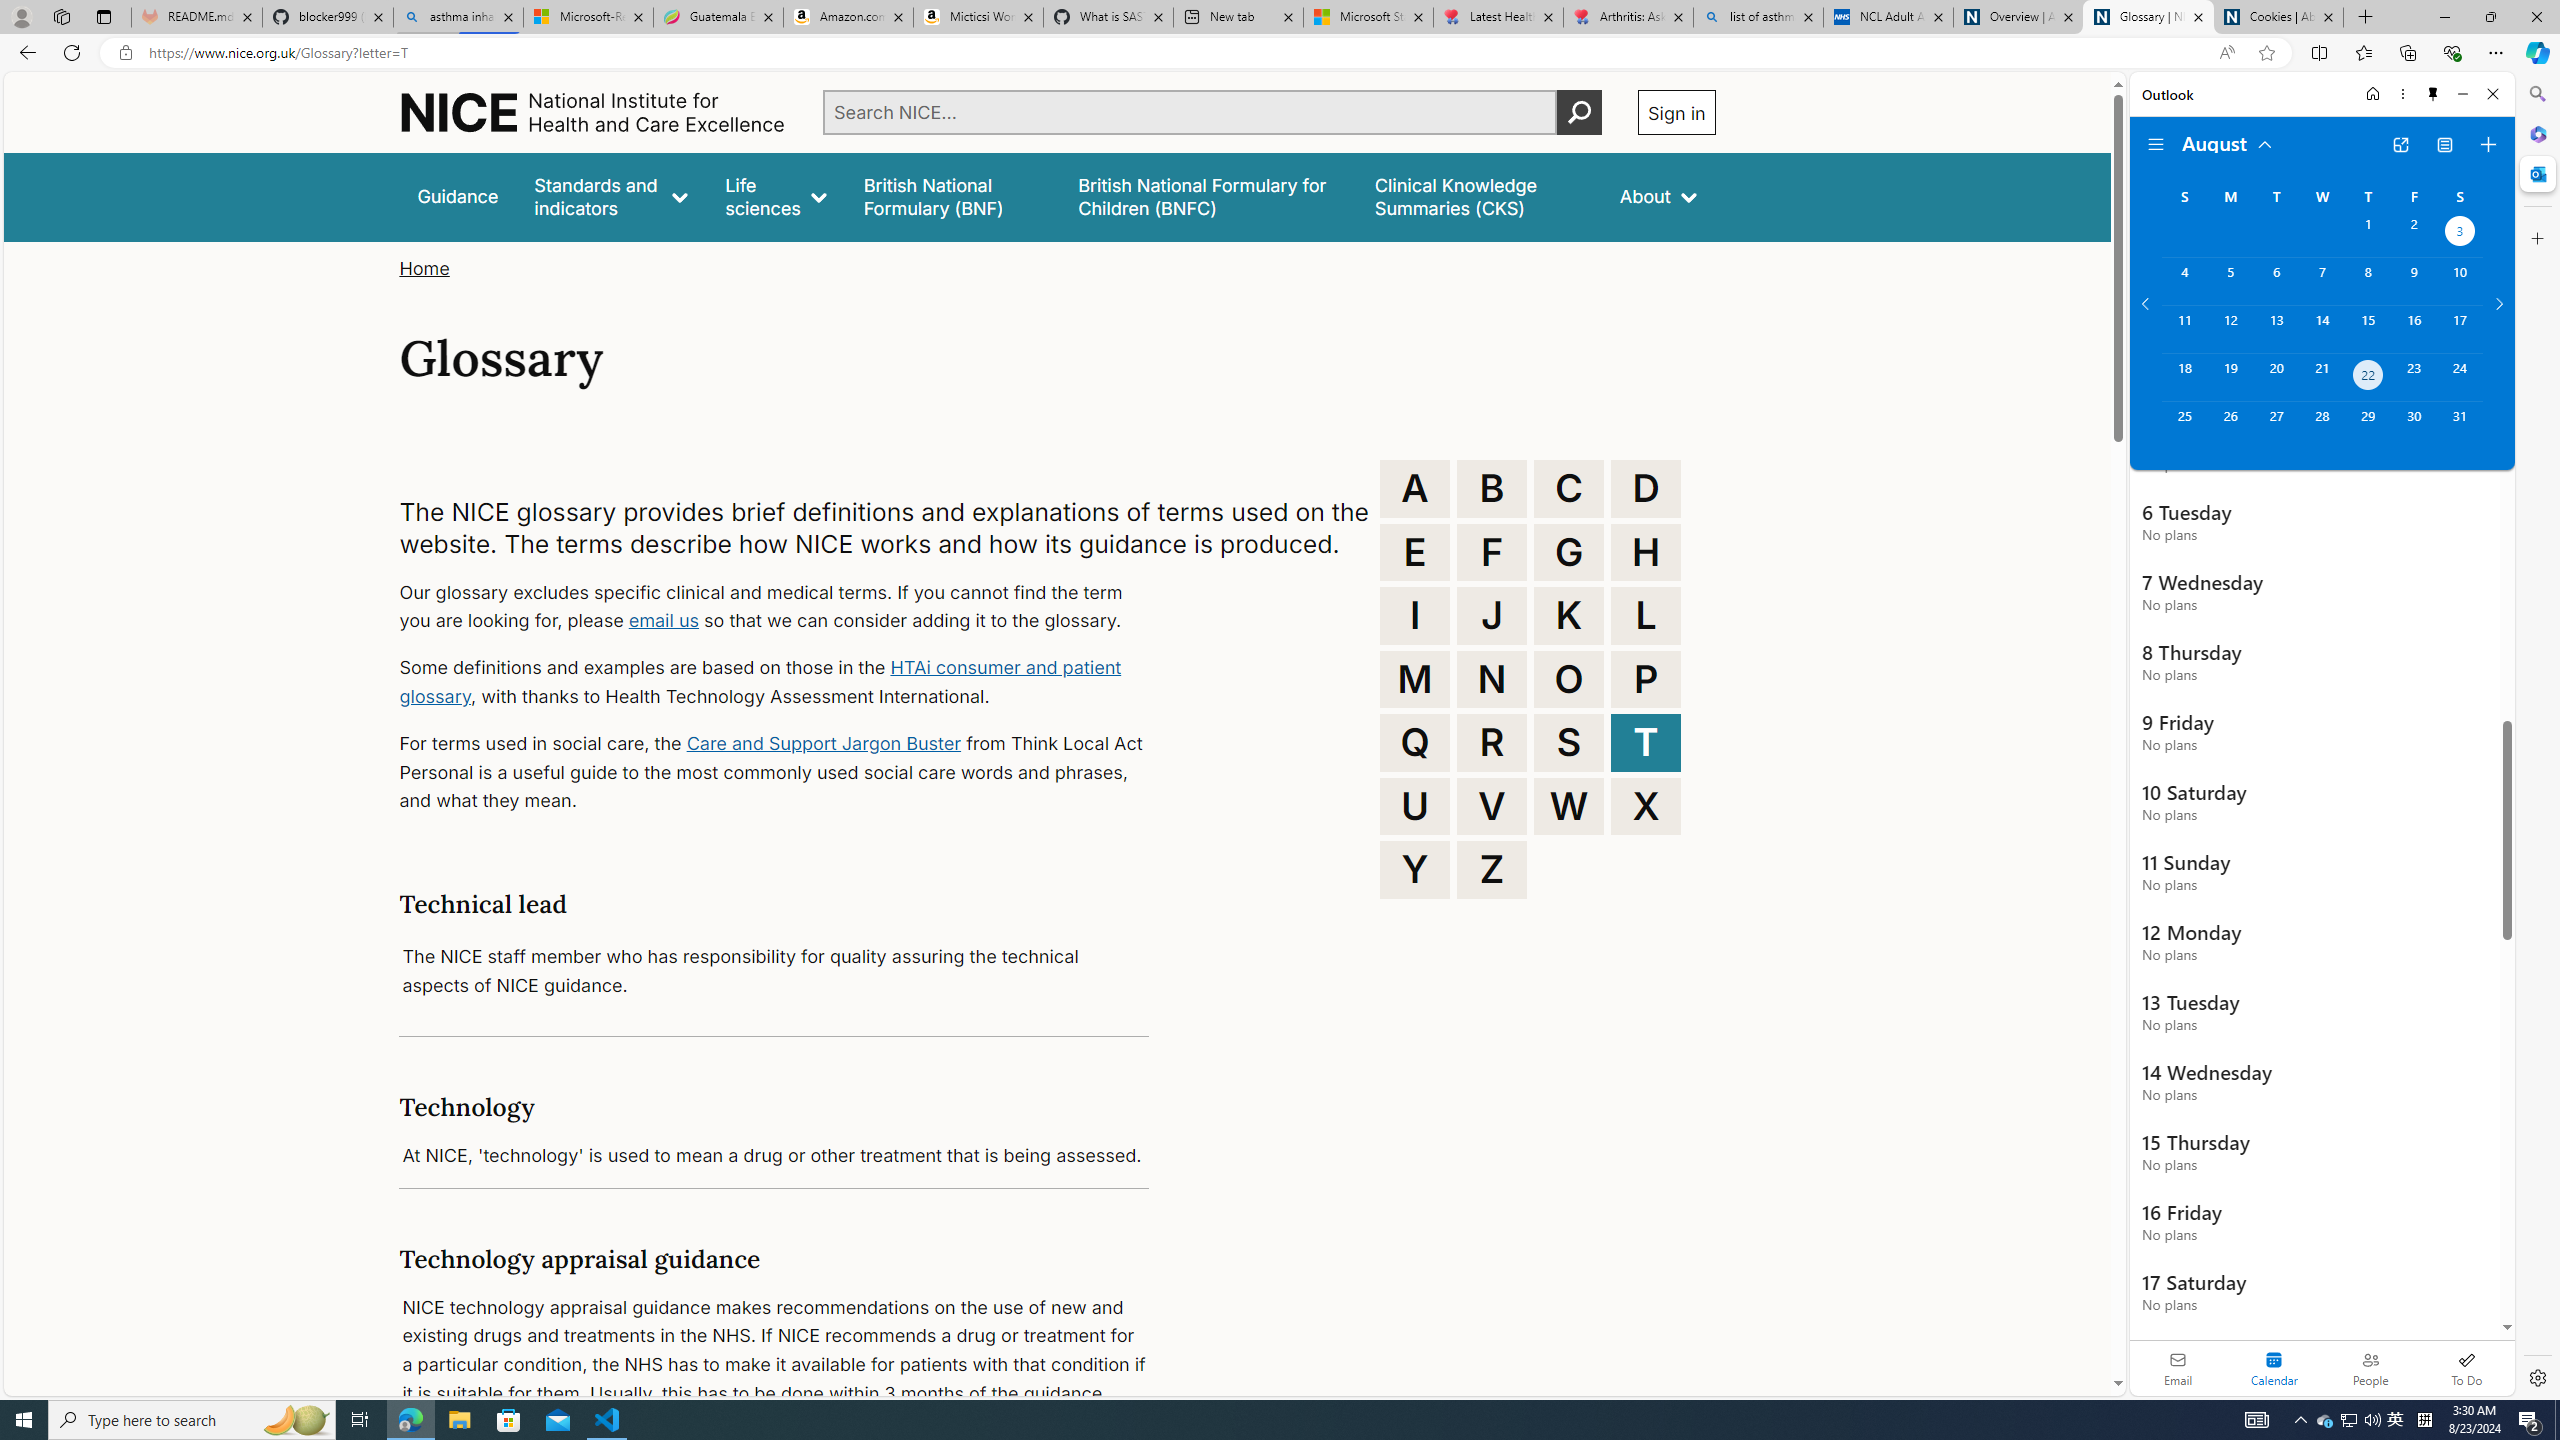 This screenshot has height=1440, width=2560. What do you see at coordinates (2459, 329) in the screenshot?
I see `'Saturday, August 17, 2024. '` at bounding box center [2459, 329].